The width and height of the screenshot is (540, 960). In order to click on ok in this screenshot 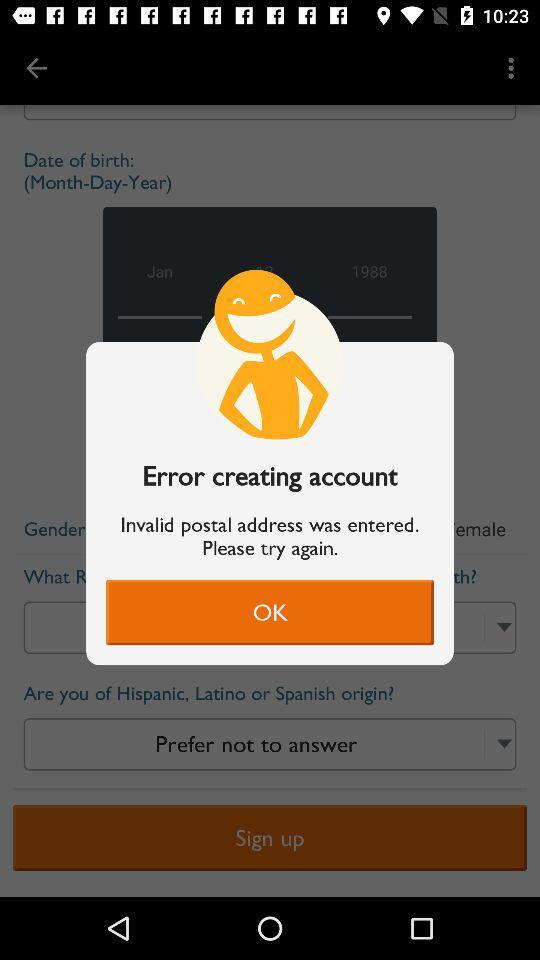, I will do `click(270, 611)`.